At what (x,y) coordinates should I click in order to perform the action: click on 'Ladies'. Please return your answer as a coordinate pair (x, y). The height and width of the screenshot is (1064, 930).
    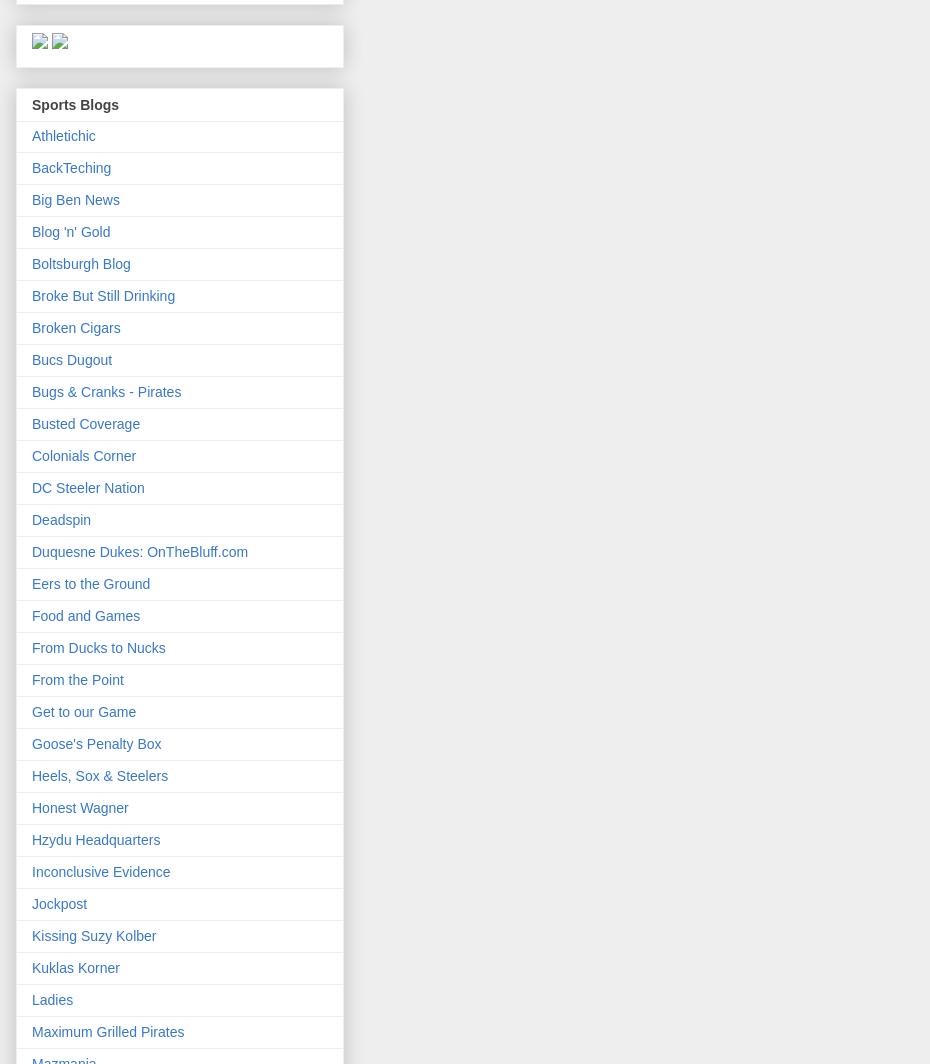
    Looking at the image, I should click on (51, 999).